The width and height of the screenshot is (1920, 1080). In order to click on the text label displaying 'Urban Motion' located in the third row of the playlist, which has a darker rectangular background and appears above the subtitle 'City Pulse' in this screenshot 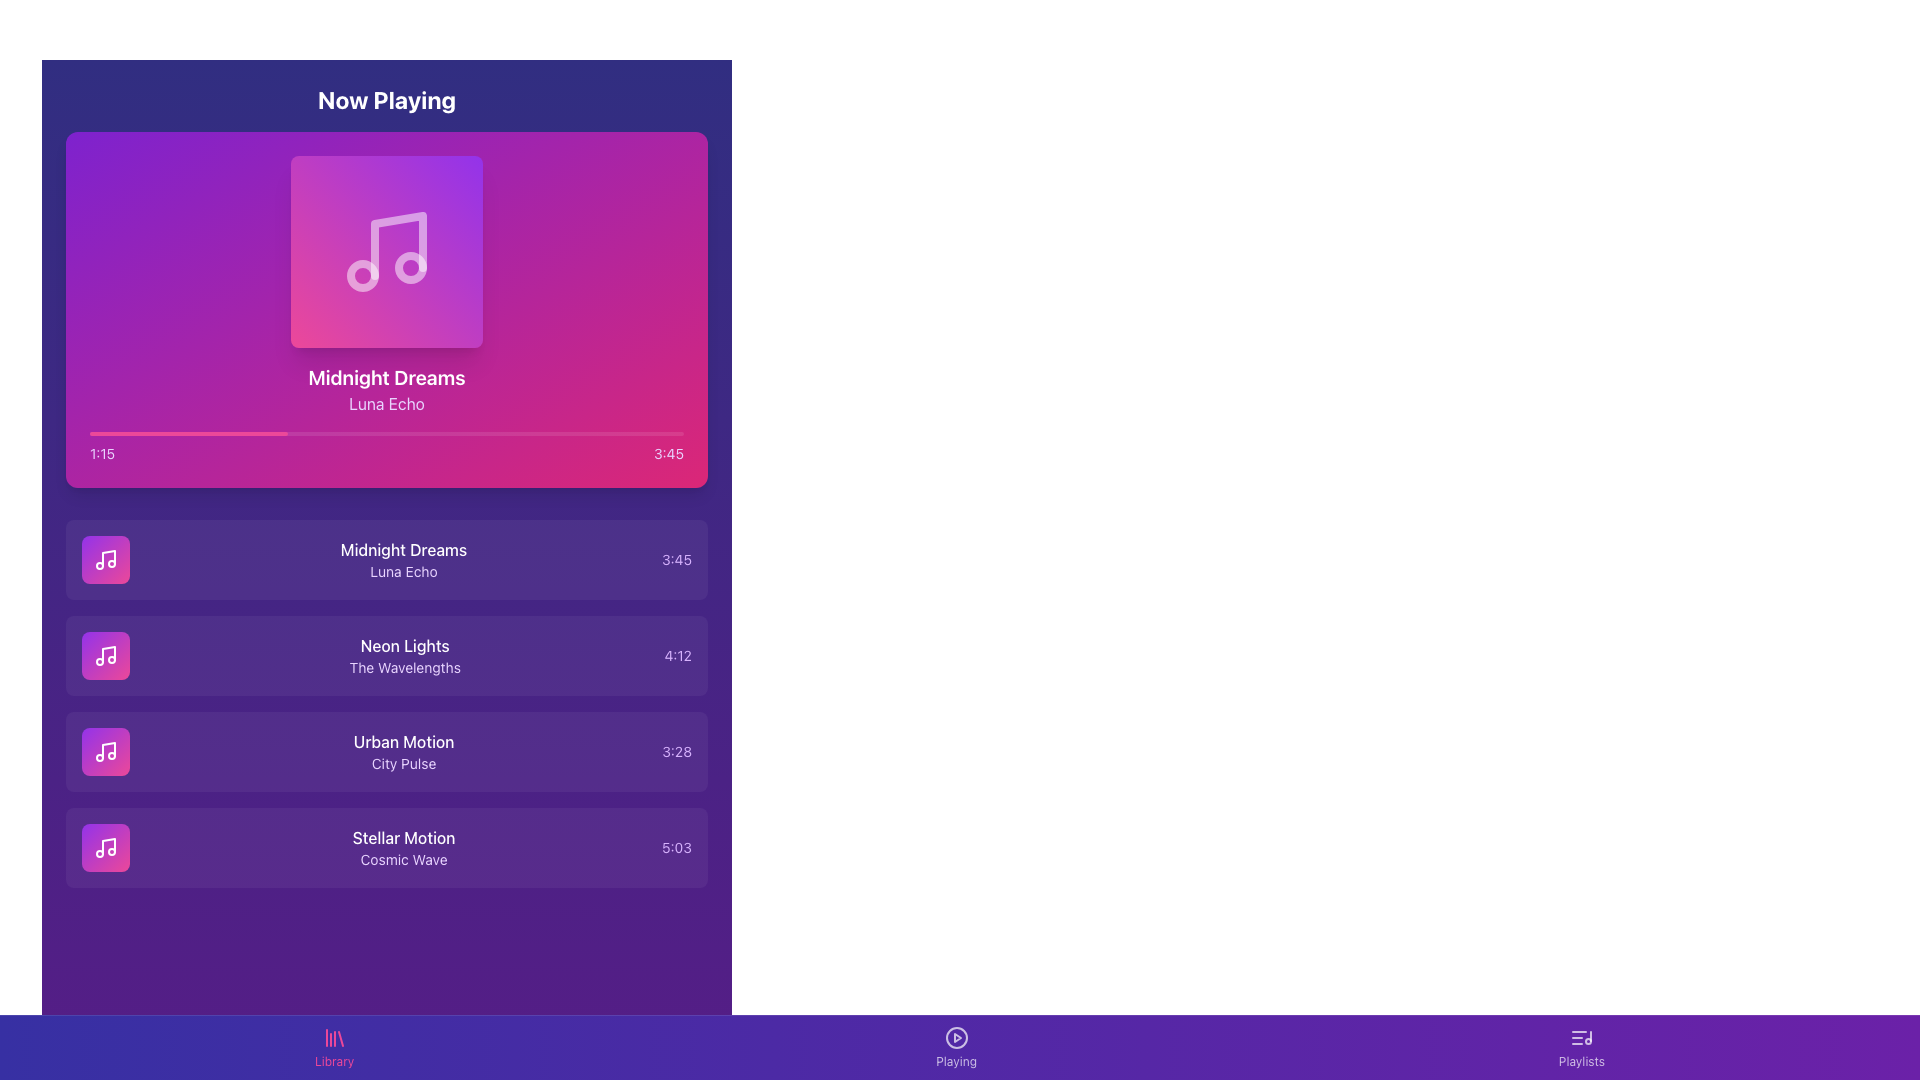, I will do `click(403, 741)`.